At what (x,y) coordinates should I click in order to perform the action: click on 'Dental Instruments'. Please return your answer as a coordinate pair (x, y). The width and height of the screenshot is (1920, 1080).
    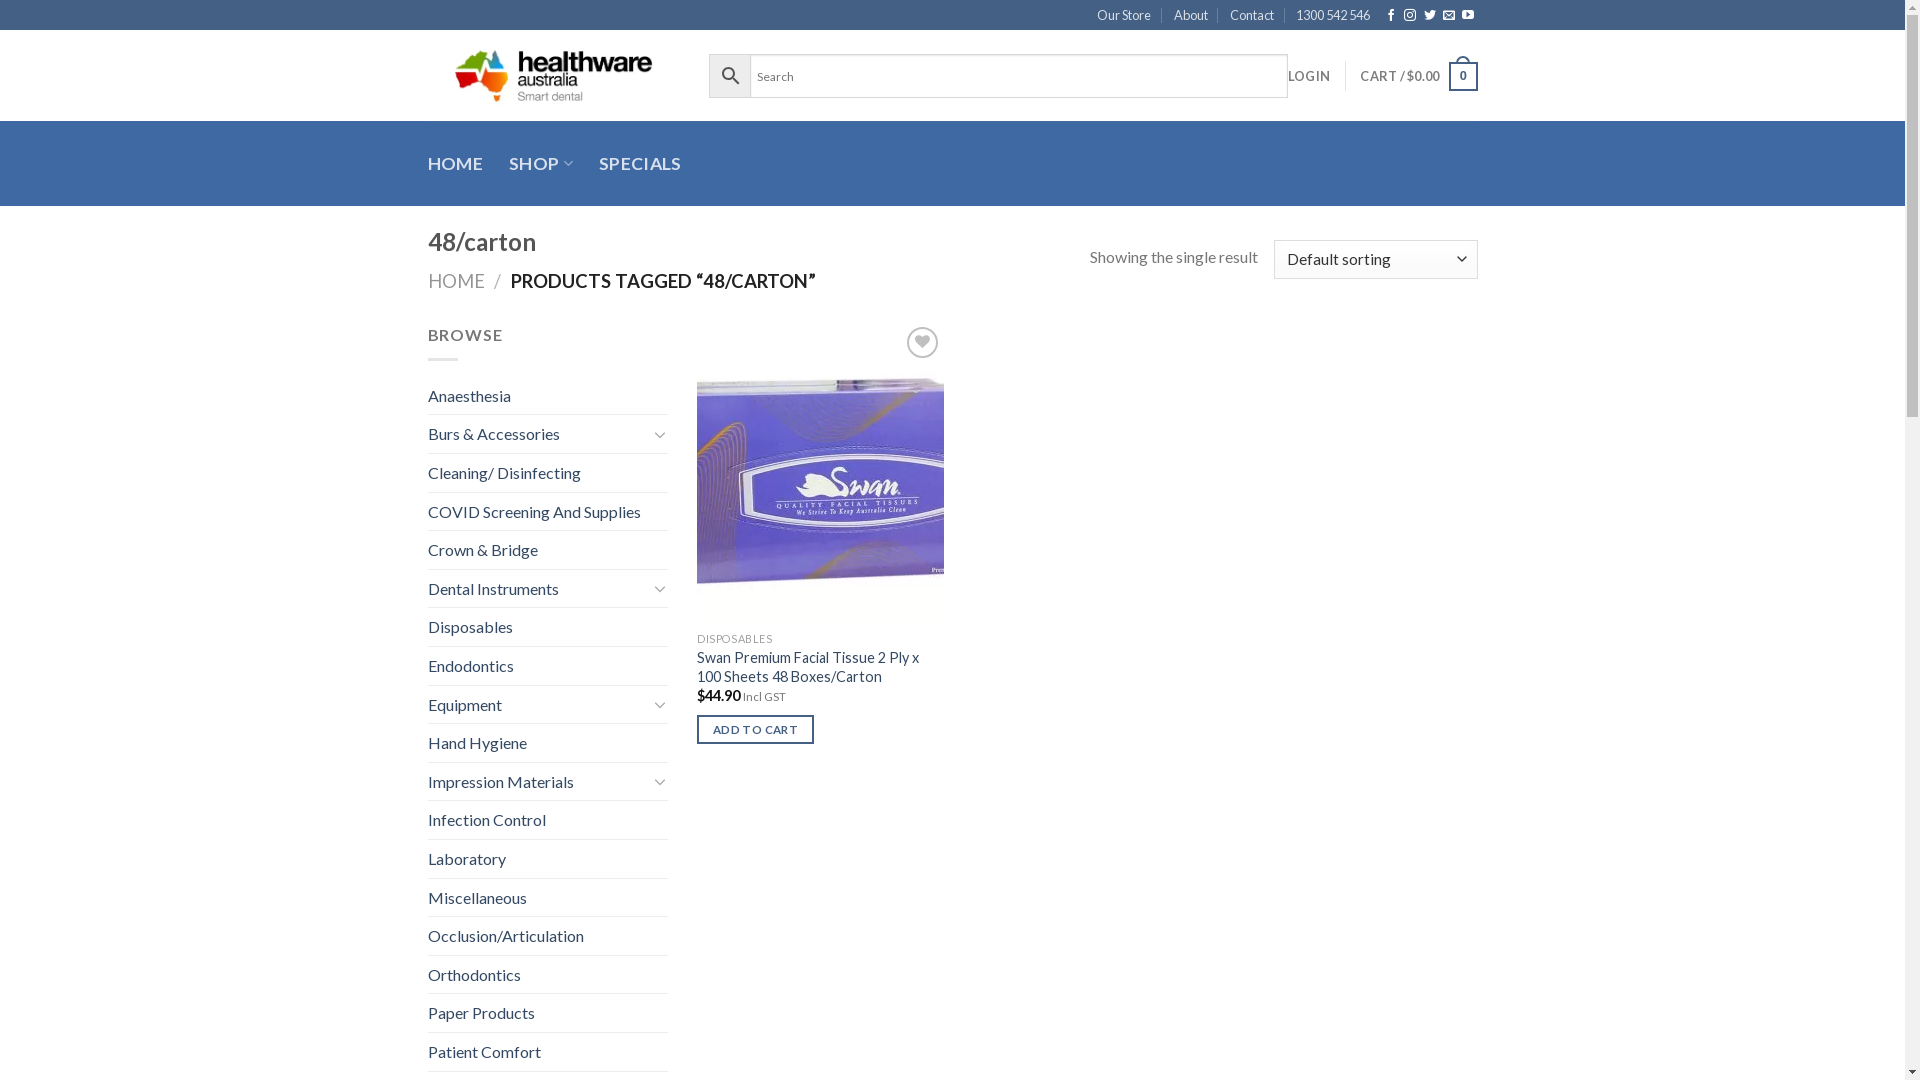
    Looking at the image, I should click on (426, 588).